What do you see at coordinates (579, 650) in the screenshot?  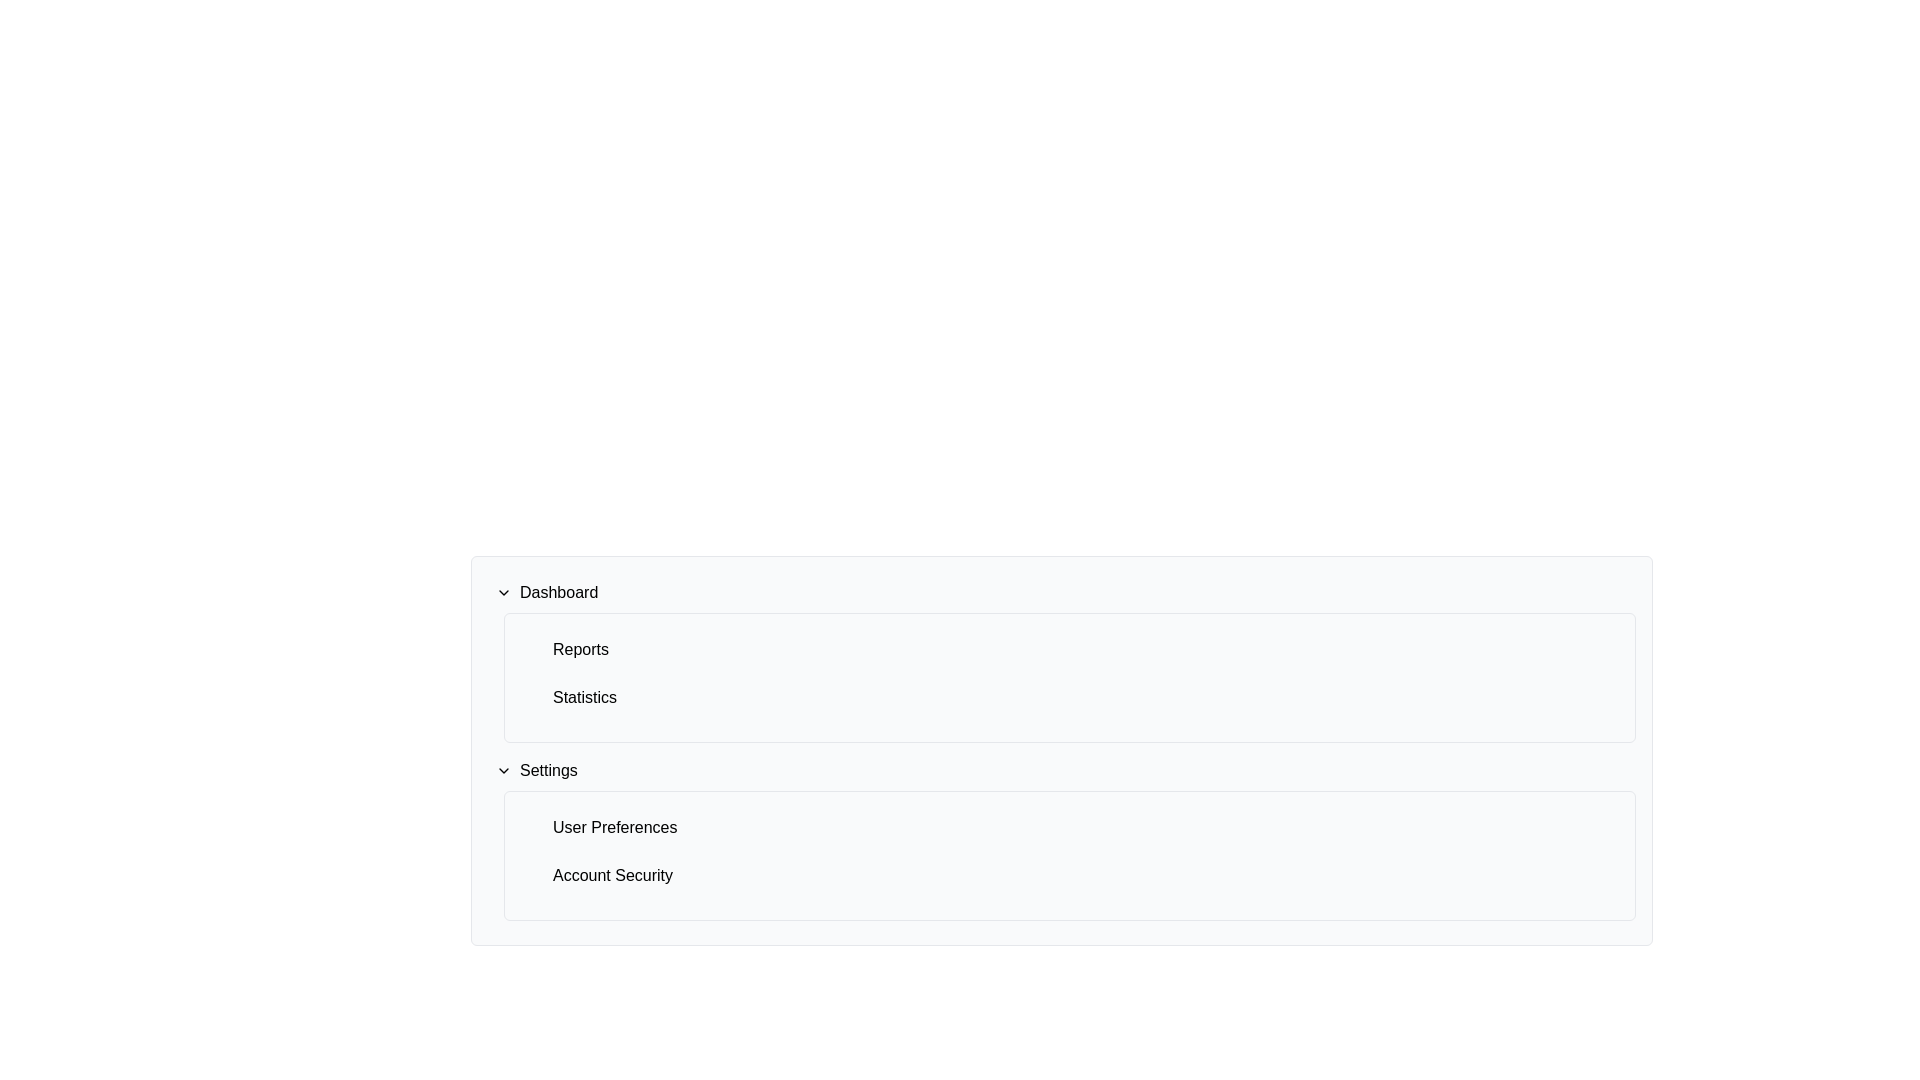 I see `the 'Reports' text label located below the 'Dashboard' section header in the submenu box` at bounding box center [579, 650].